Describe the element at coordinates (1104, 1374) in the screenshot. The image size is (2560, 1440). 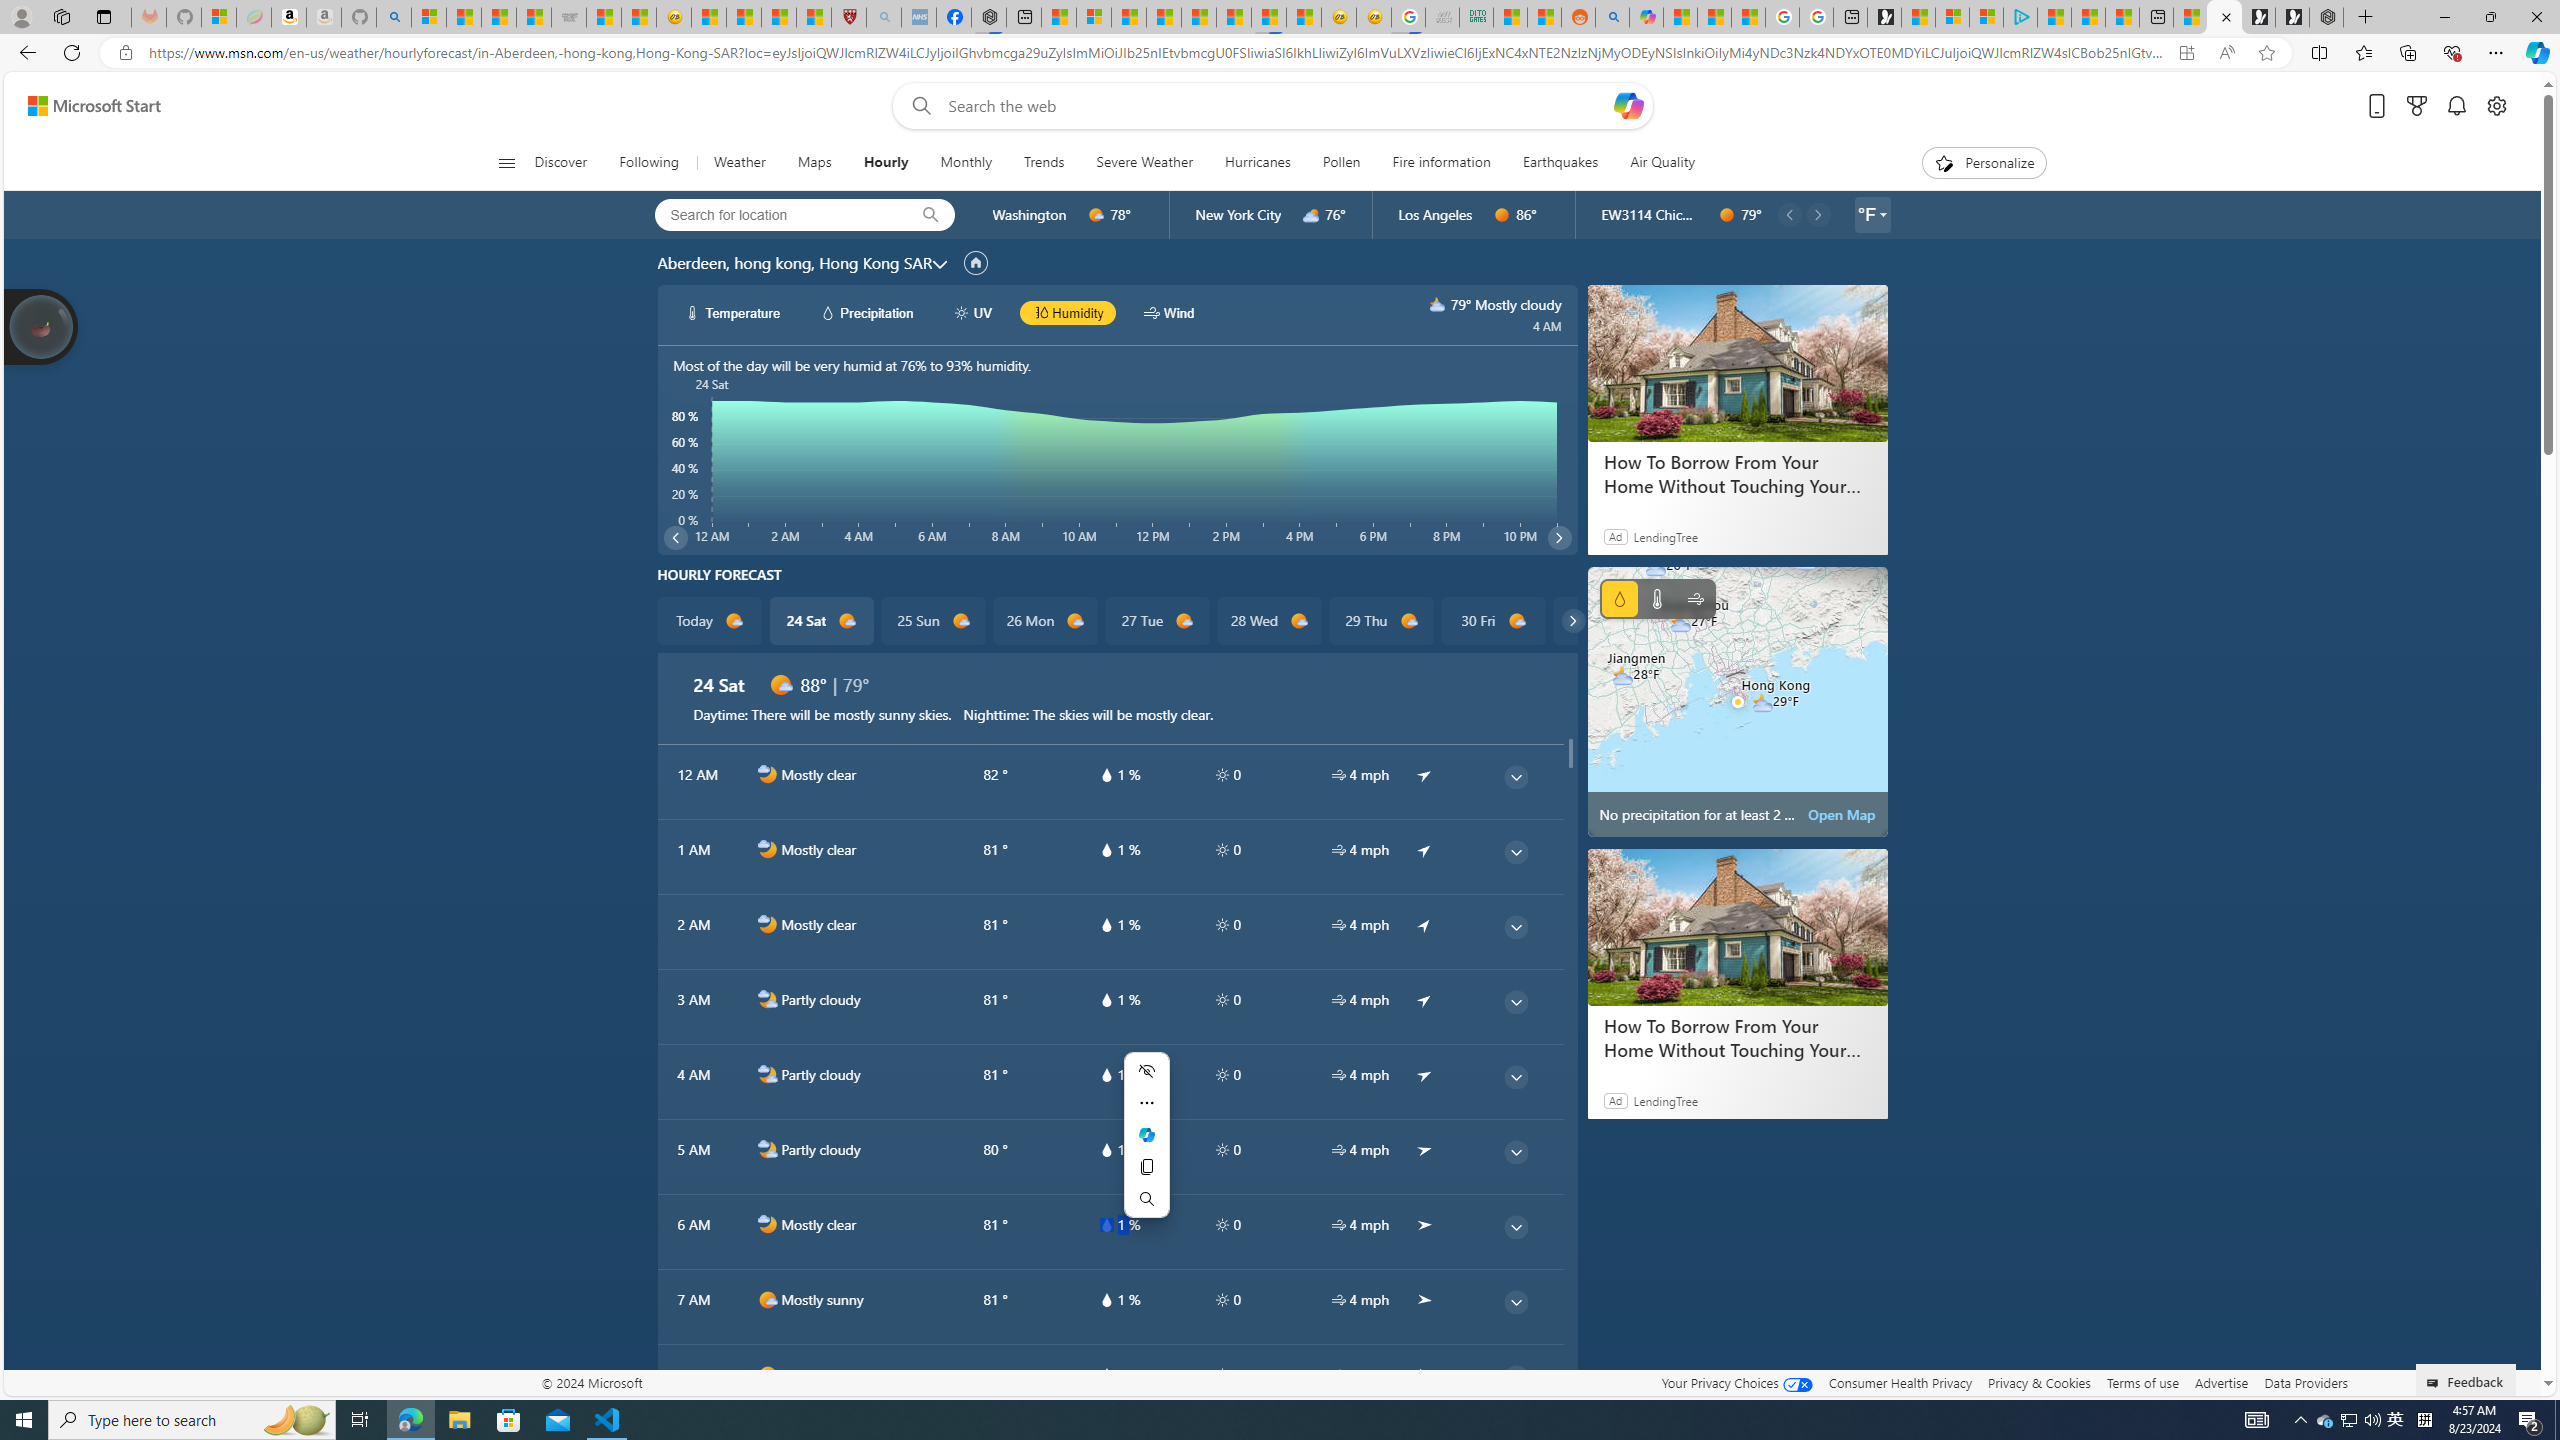
I see `'hourlyTable/drop'` at that location.